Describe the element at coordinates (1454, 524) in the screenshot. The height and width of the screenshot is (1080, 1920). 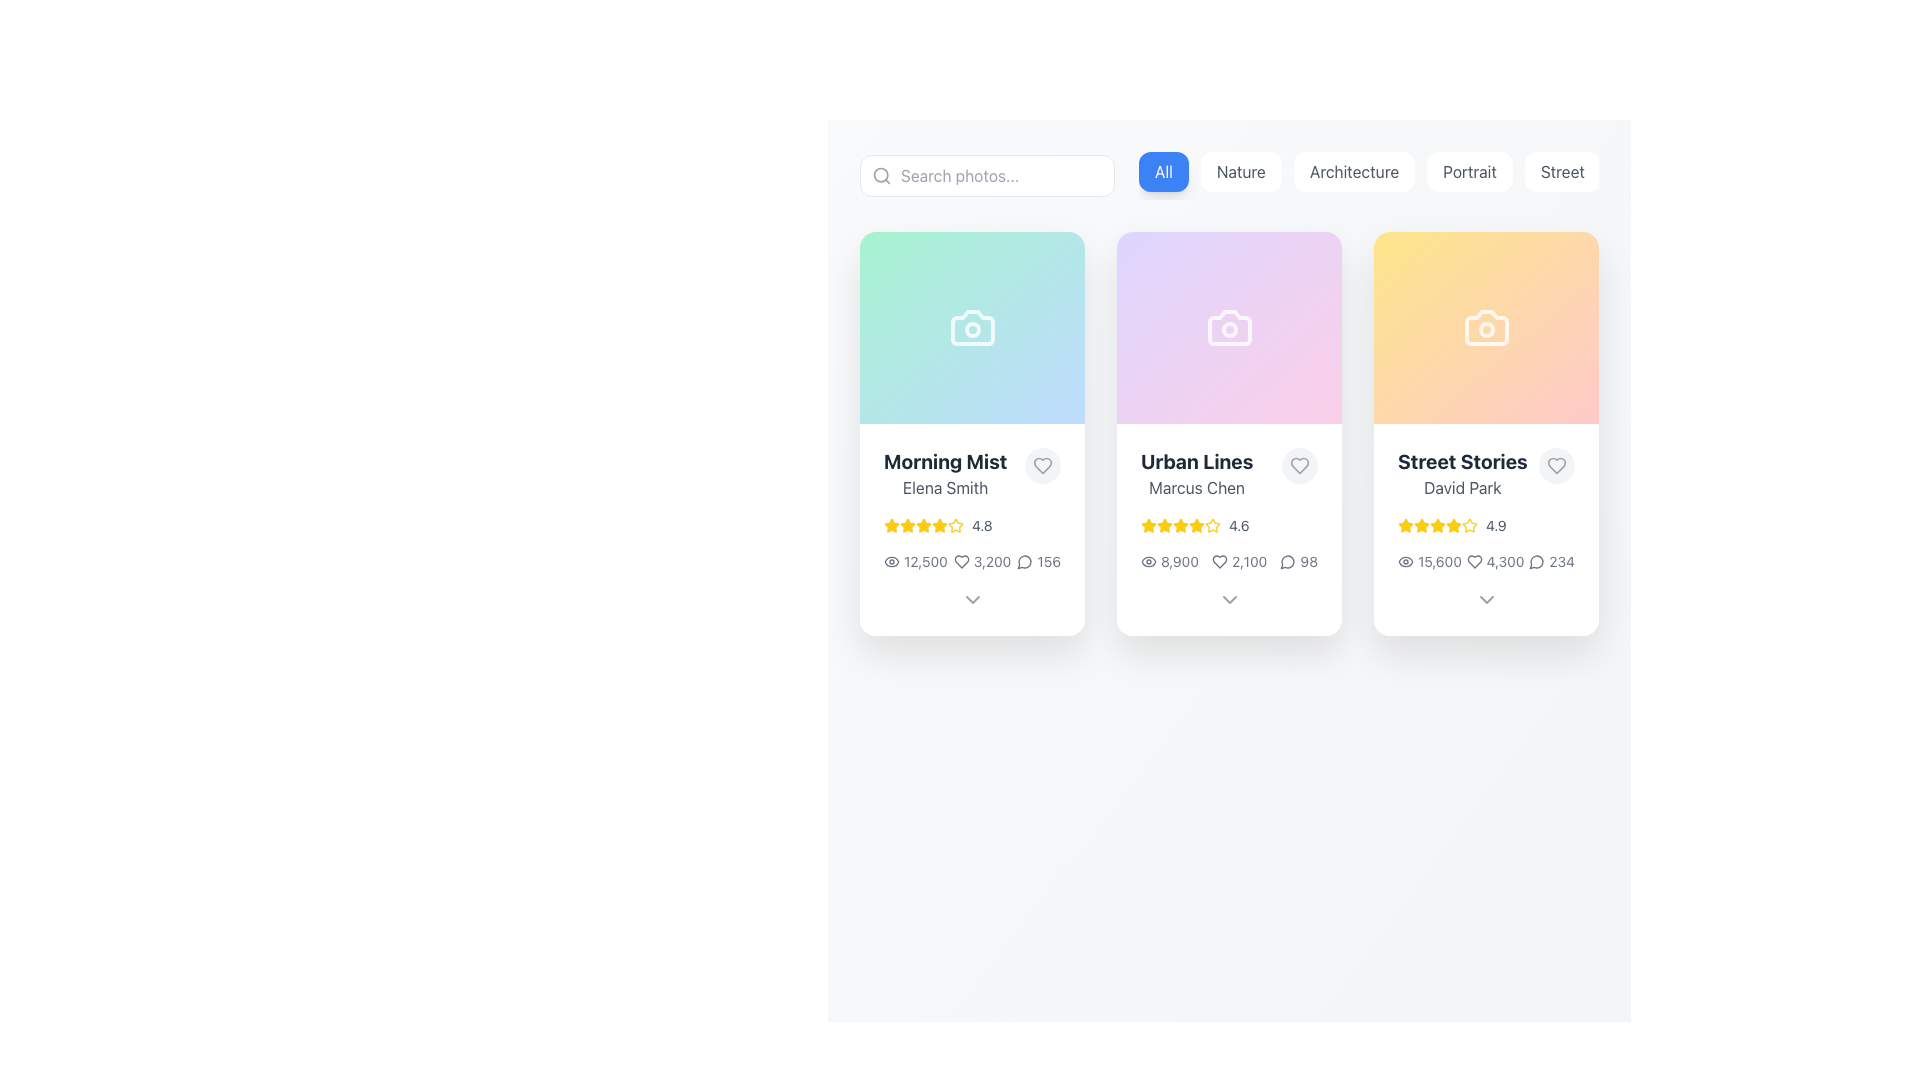
I see `the star icon representing a rating of 4.9 located below the title 'Street Stories' by 'David Park' in the third card from the left` at that location.